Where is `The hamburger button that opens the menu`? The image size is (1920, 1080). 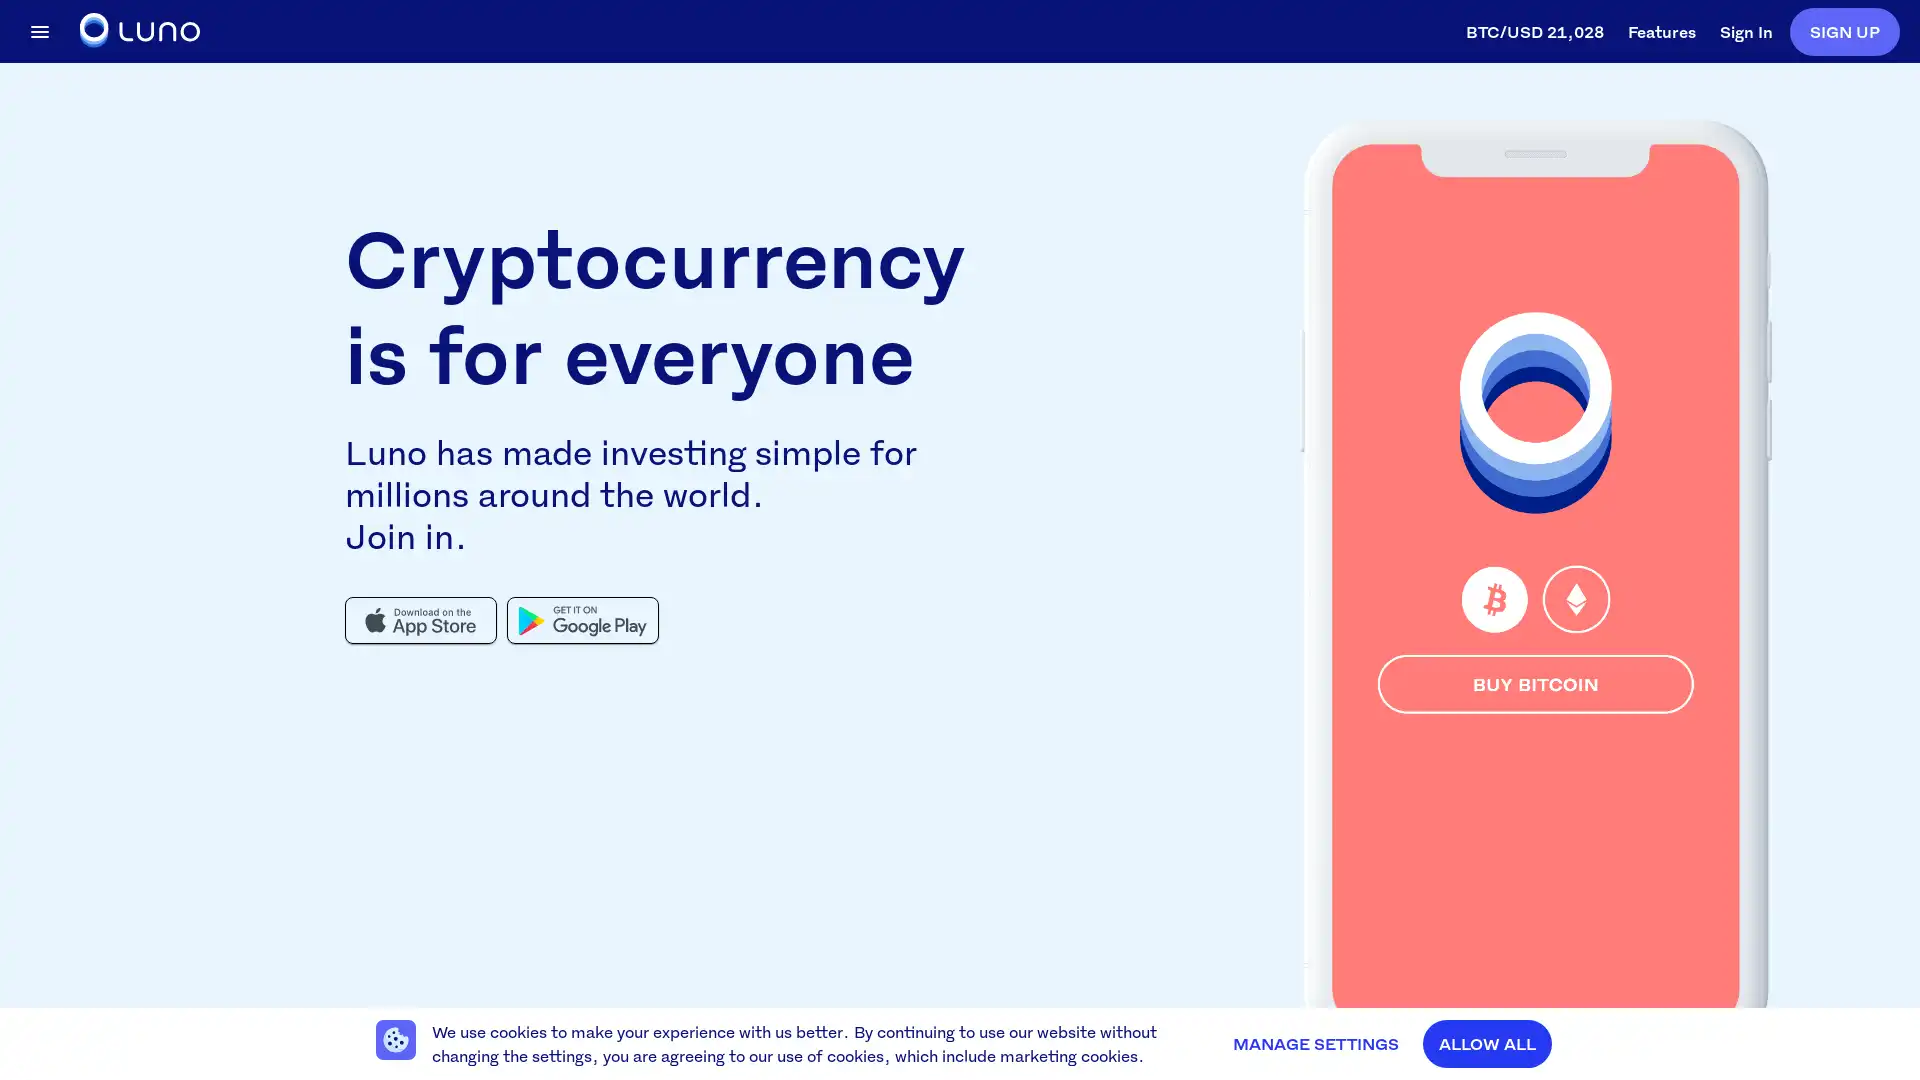
The hamburger button that opens the menu is located at coordinates (39, 30).